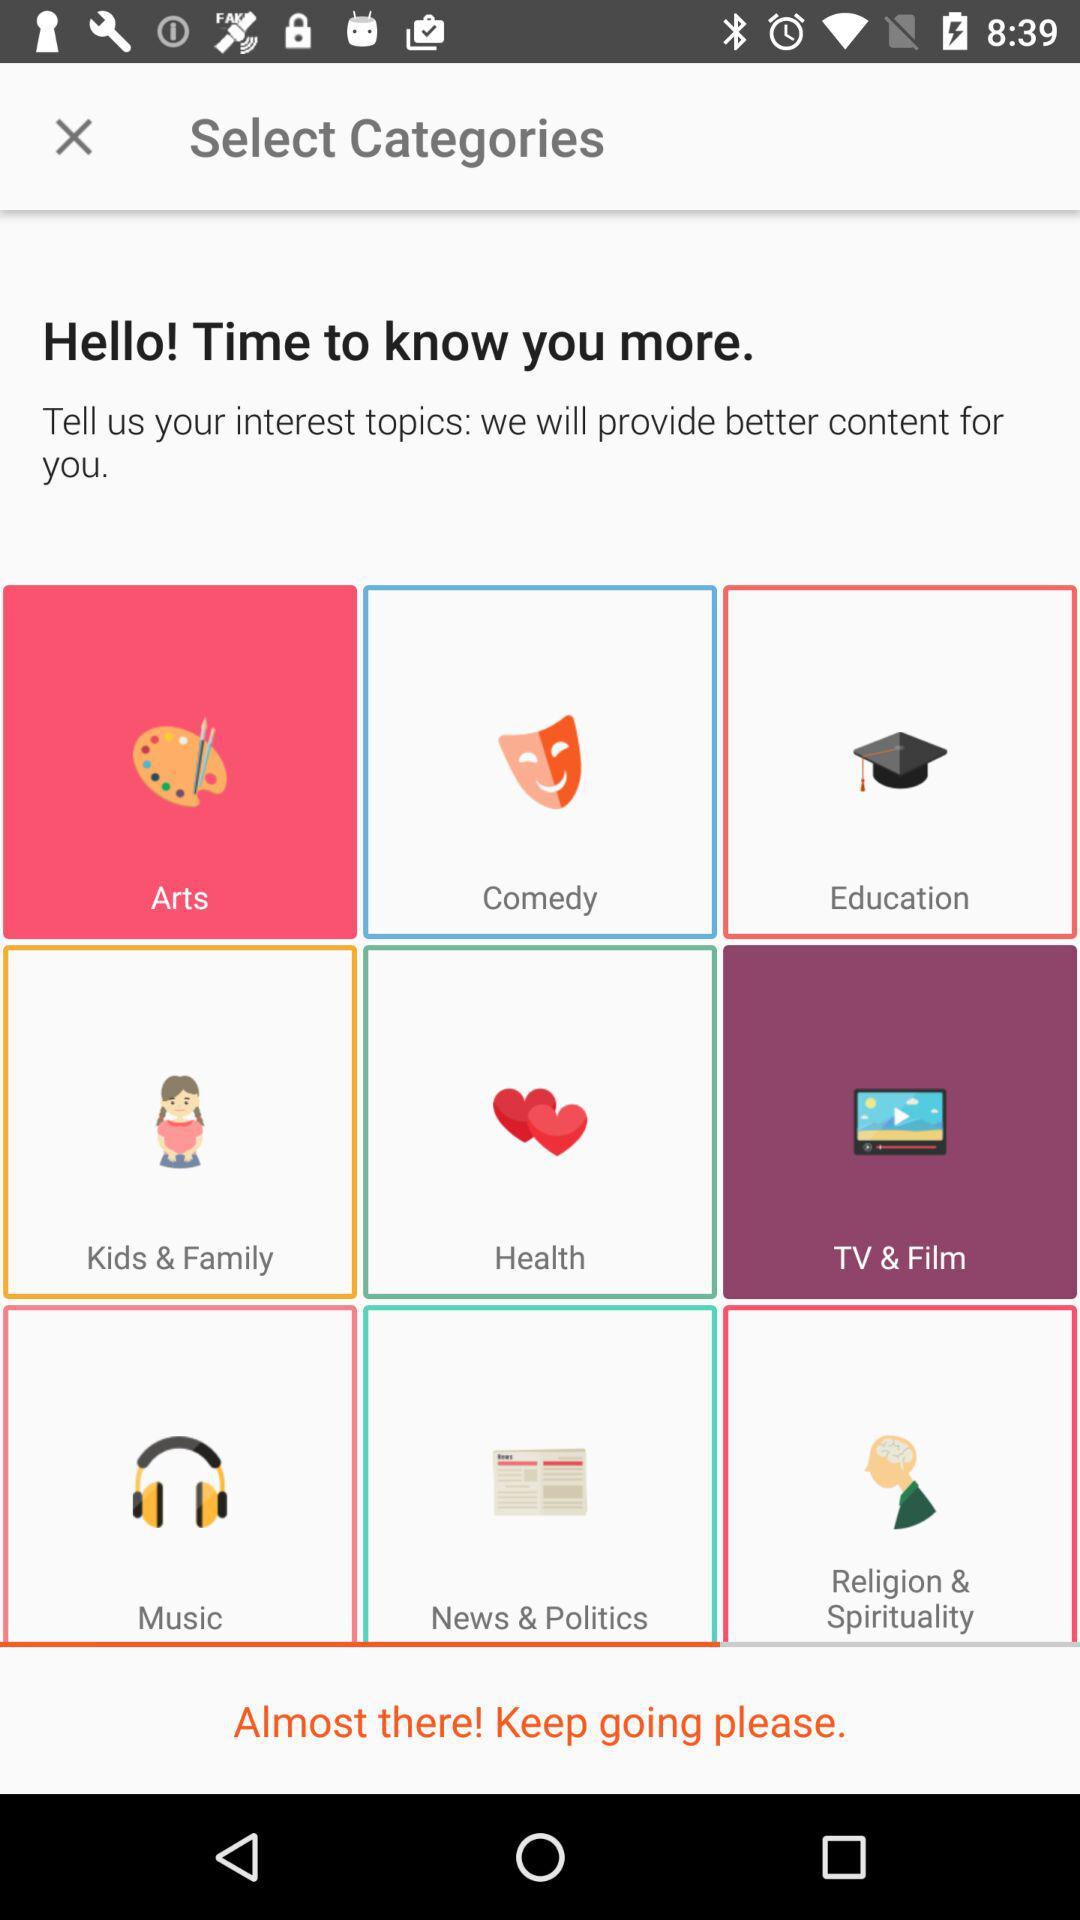  I want to click on item above the hello time to item, so click(72, 135).